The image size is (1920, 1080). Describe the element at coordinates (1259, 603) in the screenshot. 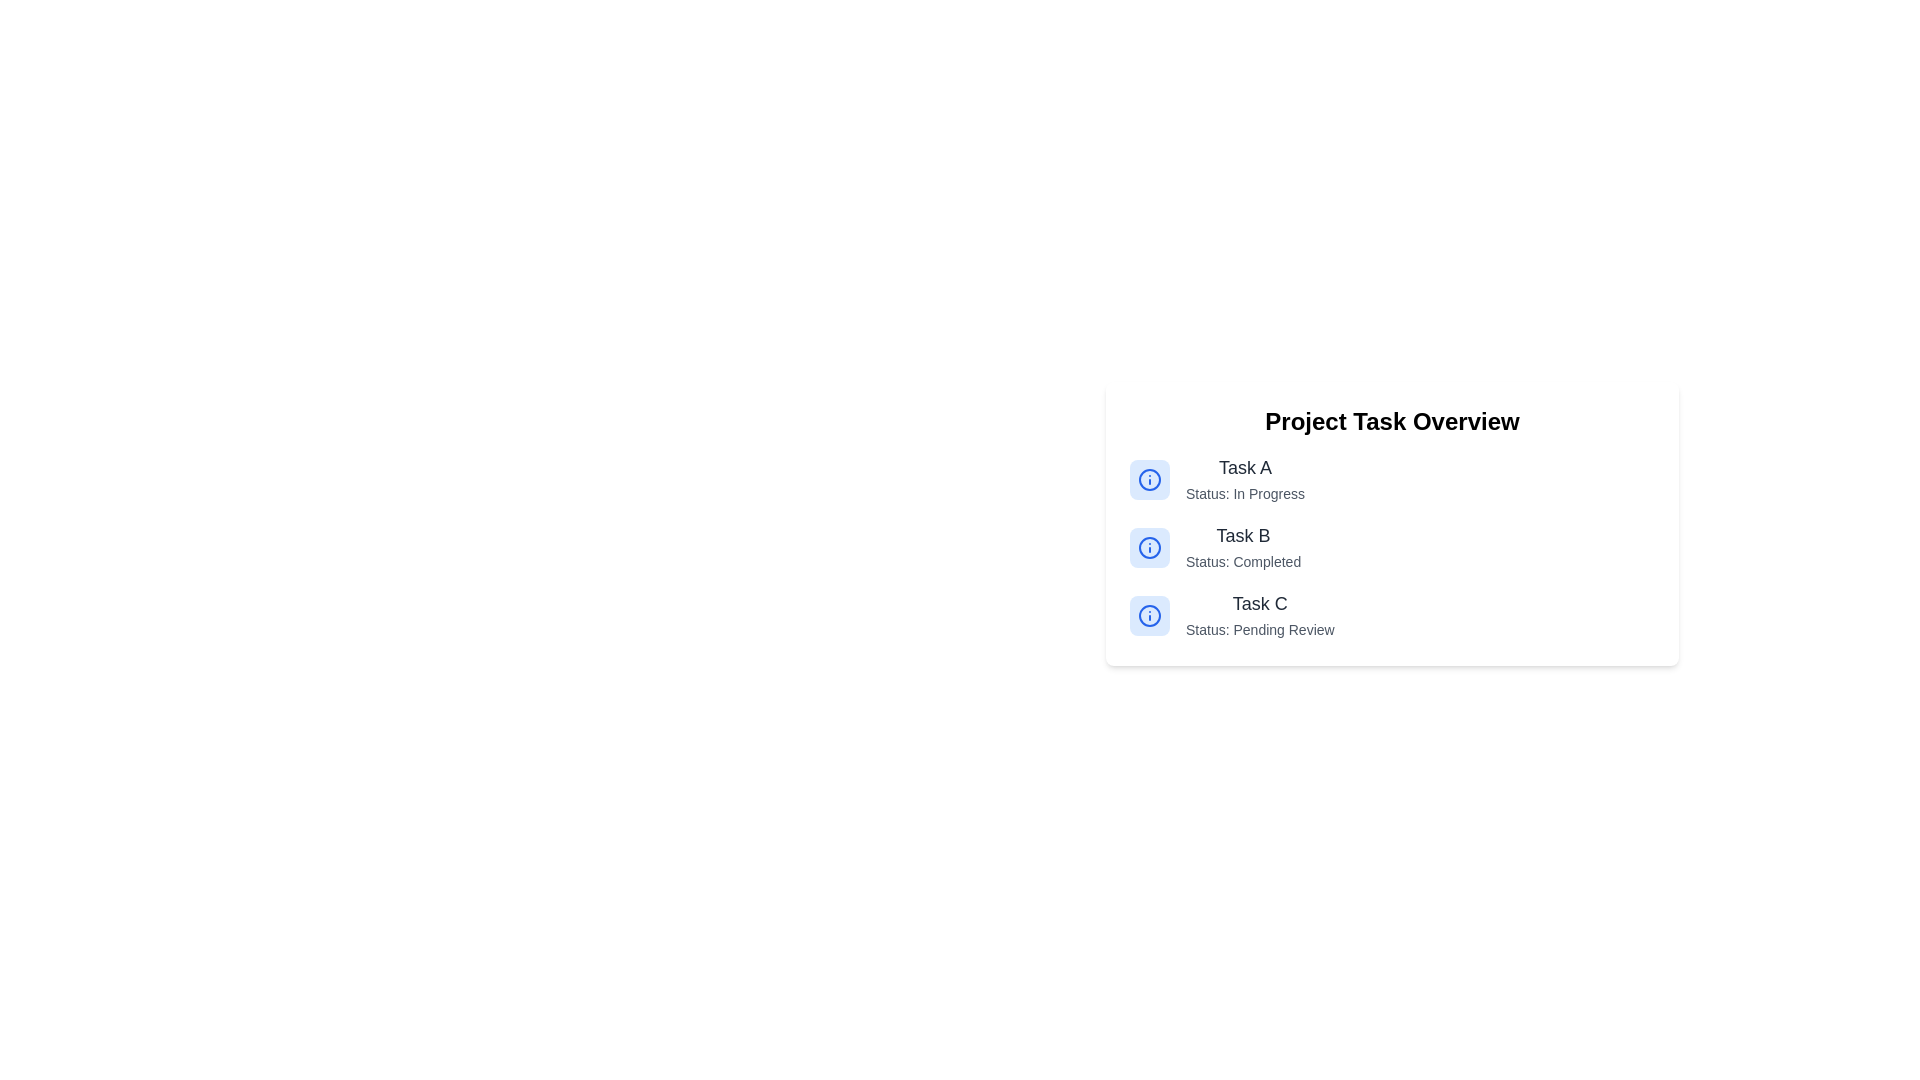

I see `the text label displaying 'Task C' in bold, dark gray font, which is the third item in the task overview list` at that location.